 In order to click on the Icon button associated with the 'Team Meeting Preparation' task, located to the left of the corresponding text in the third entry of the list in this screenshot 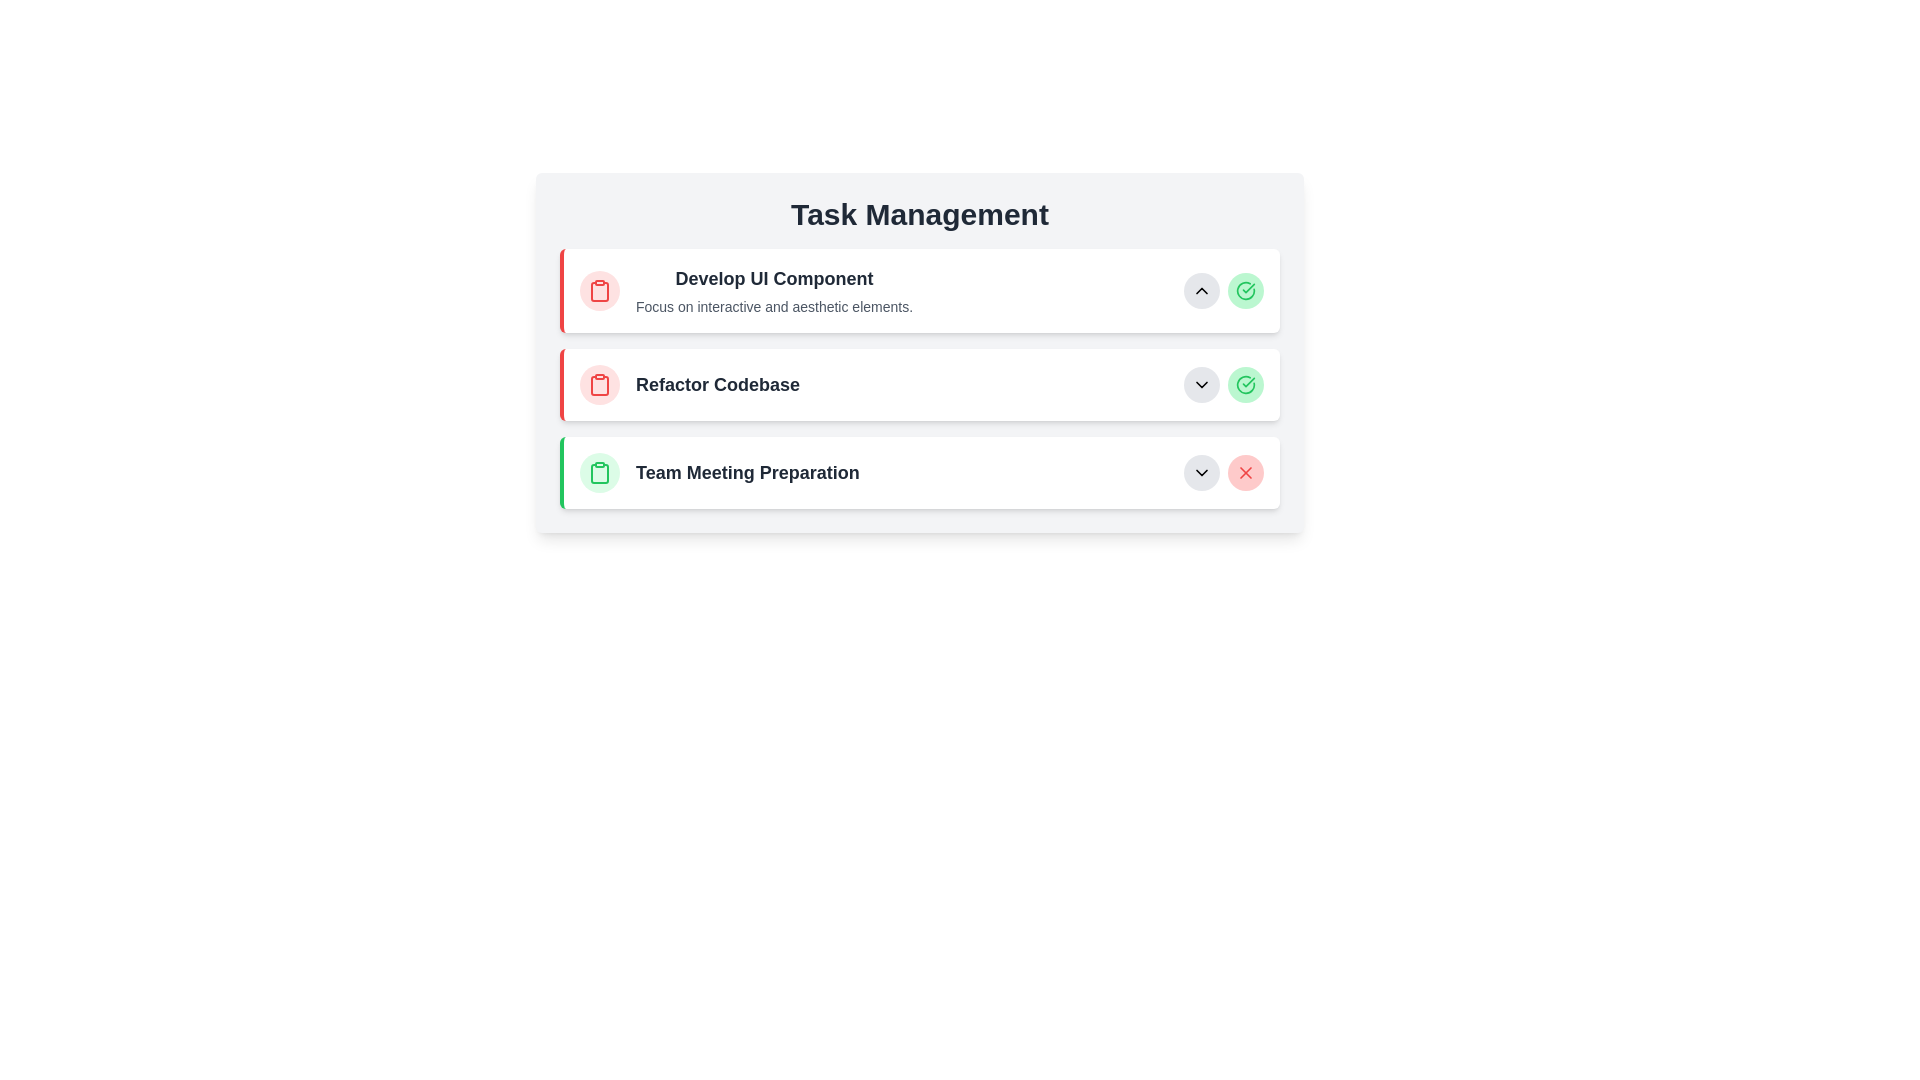, I will do `click(599, 473)`.